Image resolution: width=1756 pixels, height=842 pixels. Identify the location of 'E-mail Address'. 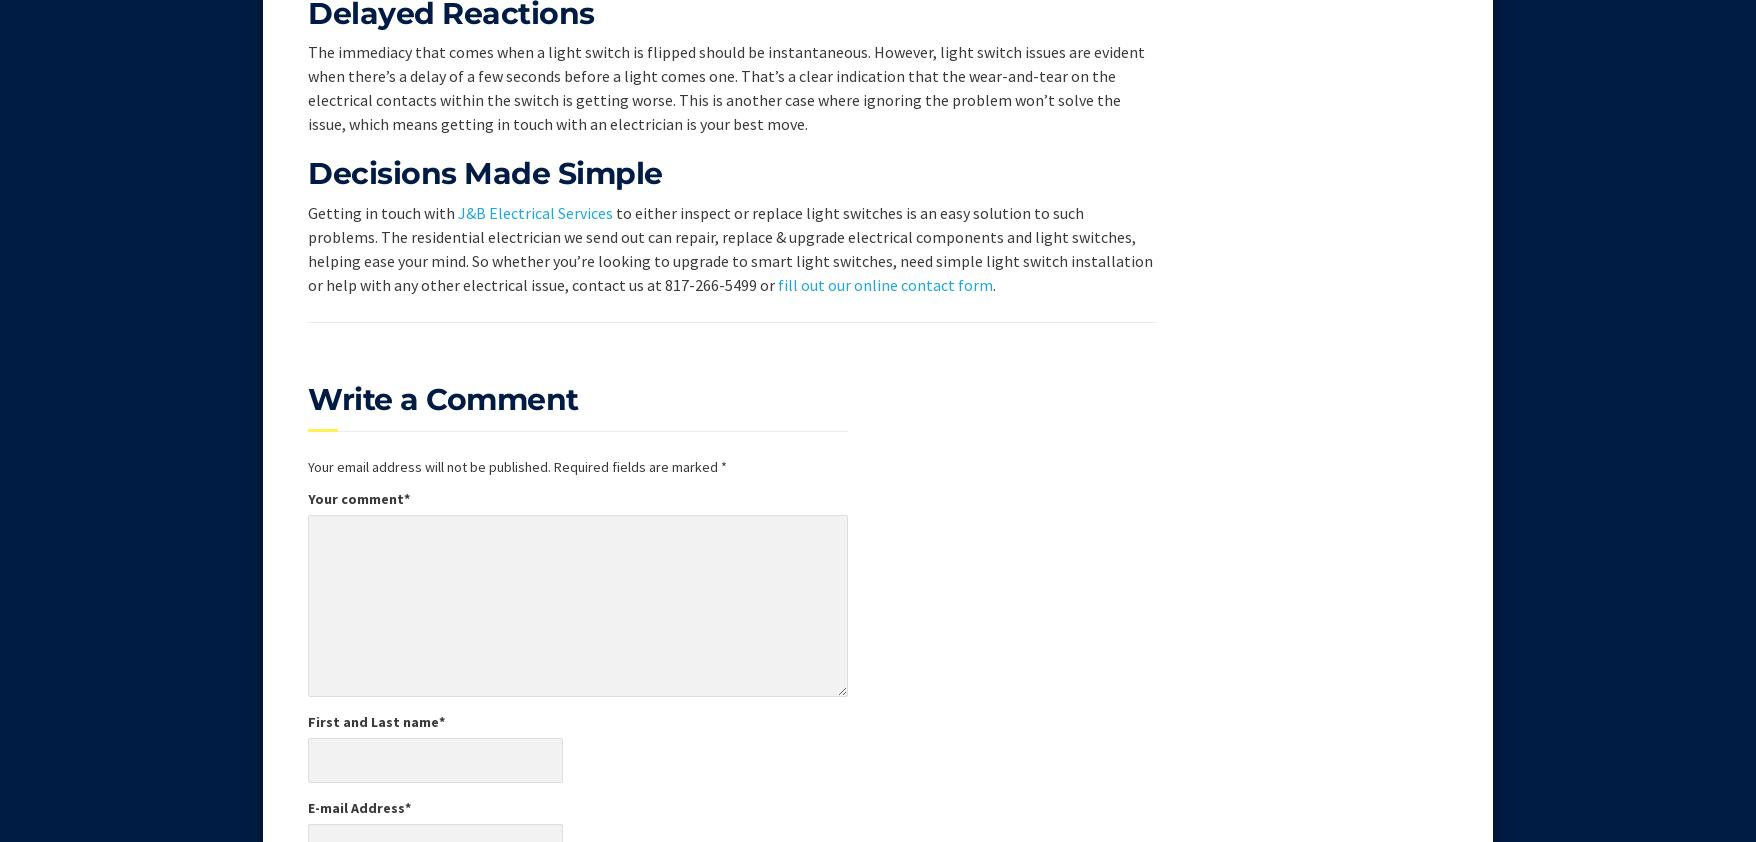
(355, 806).